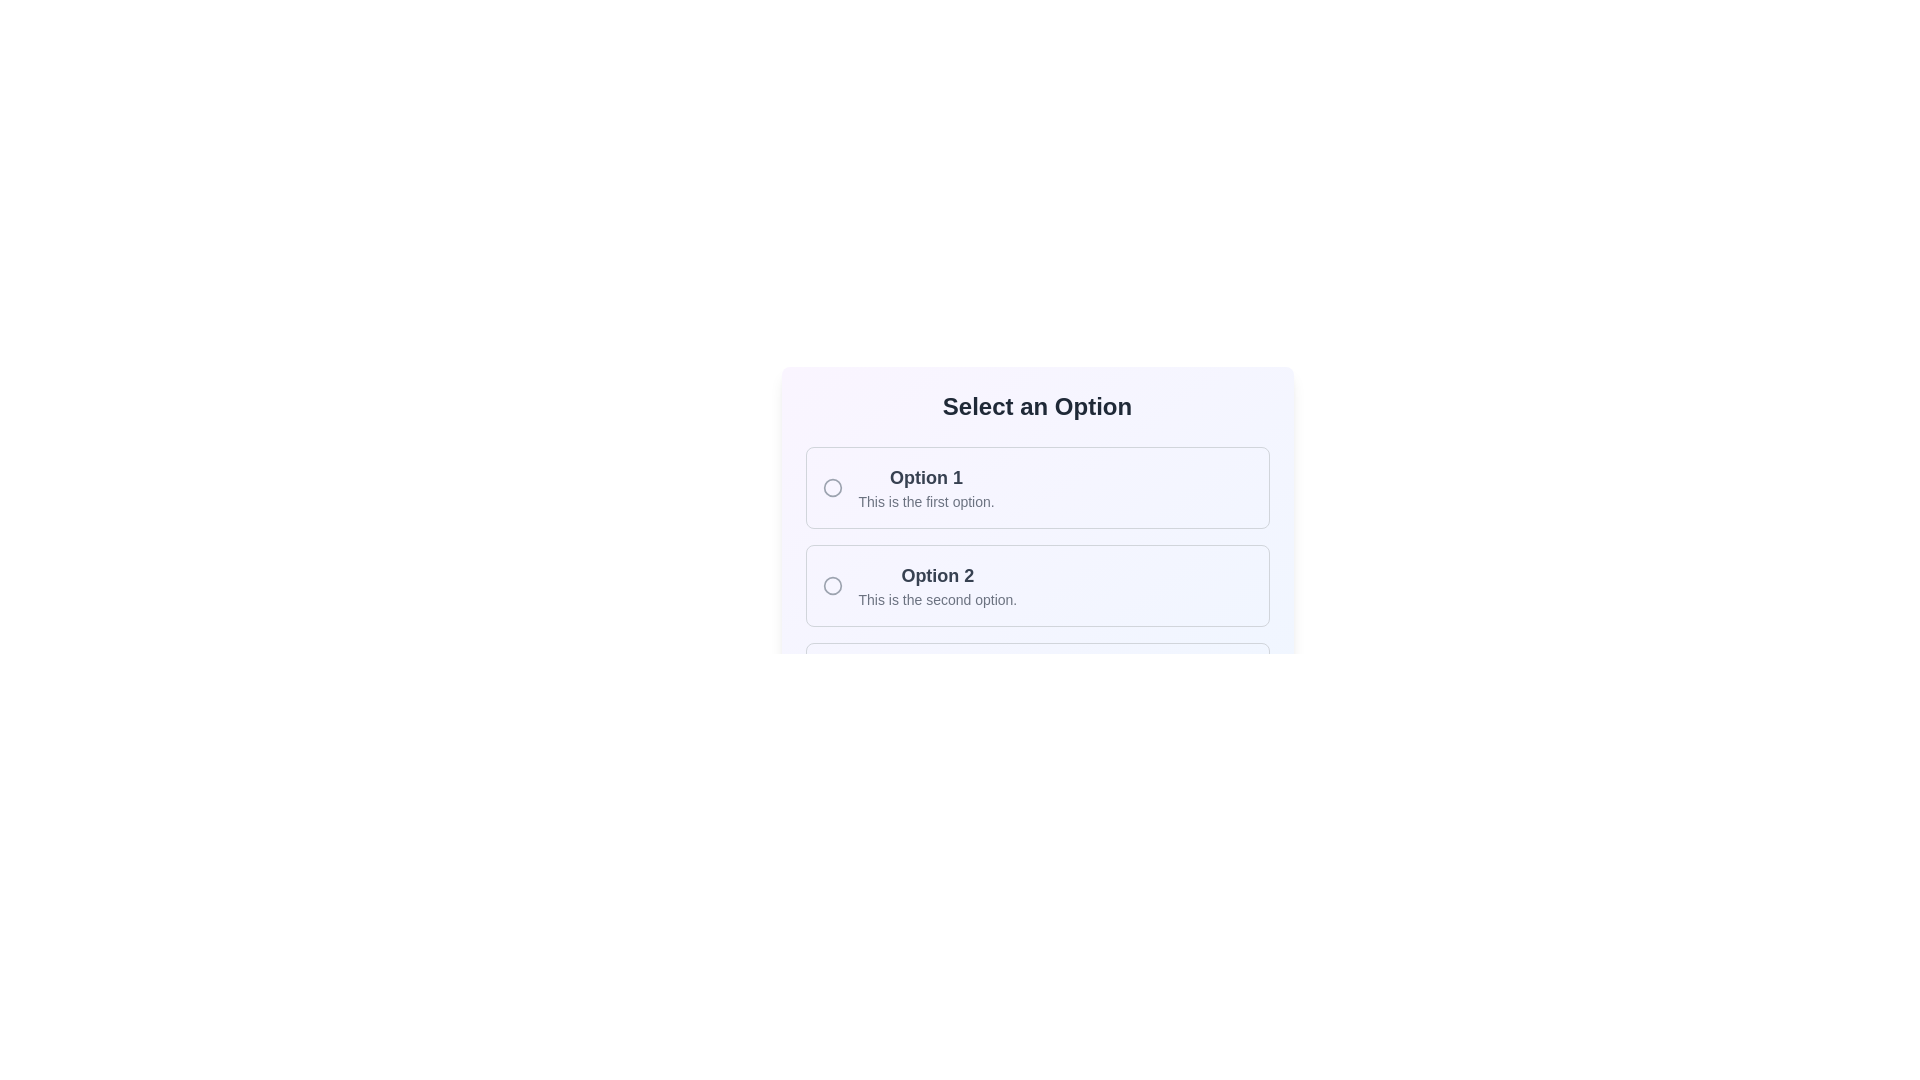 This screenshot has height=1080, width=1920. Describe the element at coordinates (1037, 558) in the screenshot. I see `the second selectable option (radio button) labeled 'Option 2'` at that location.